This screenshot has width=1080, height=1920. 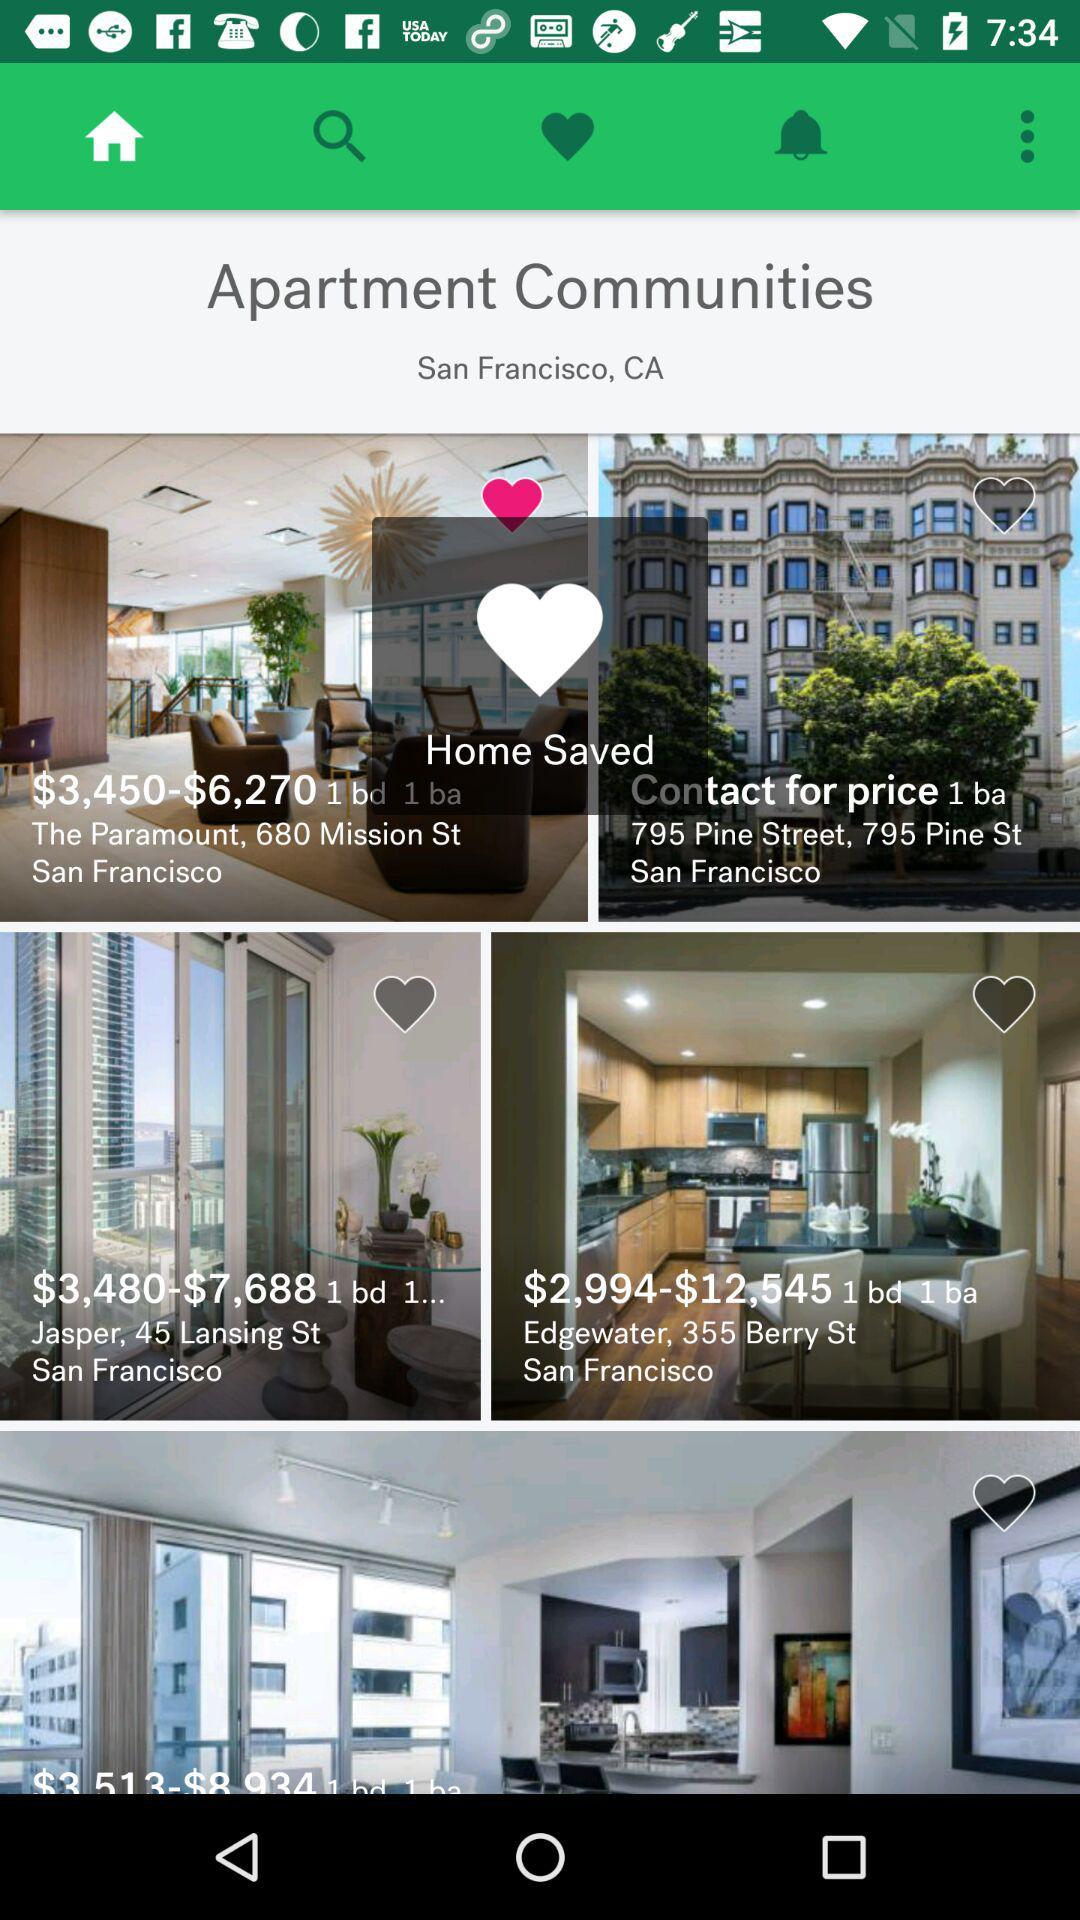 What do you see at coordinates (799, 135) in the screenshot?
I see `notifications` at bounding box center [799, 135].